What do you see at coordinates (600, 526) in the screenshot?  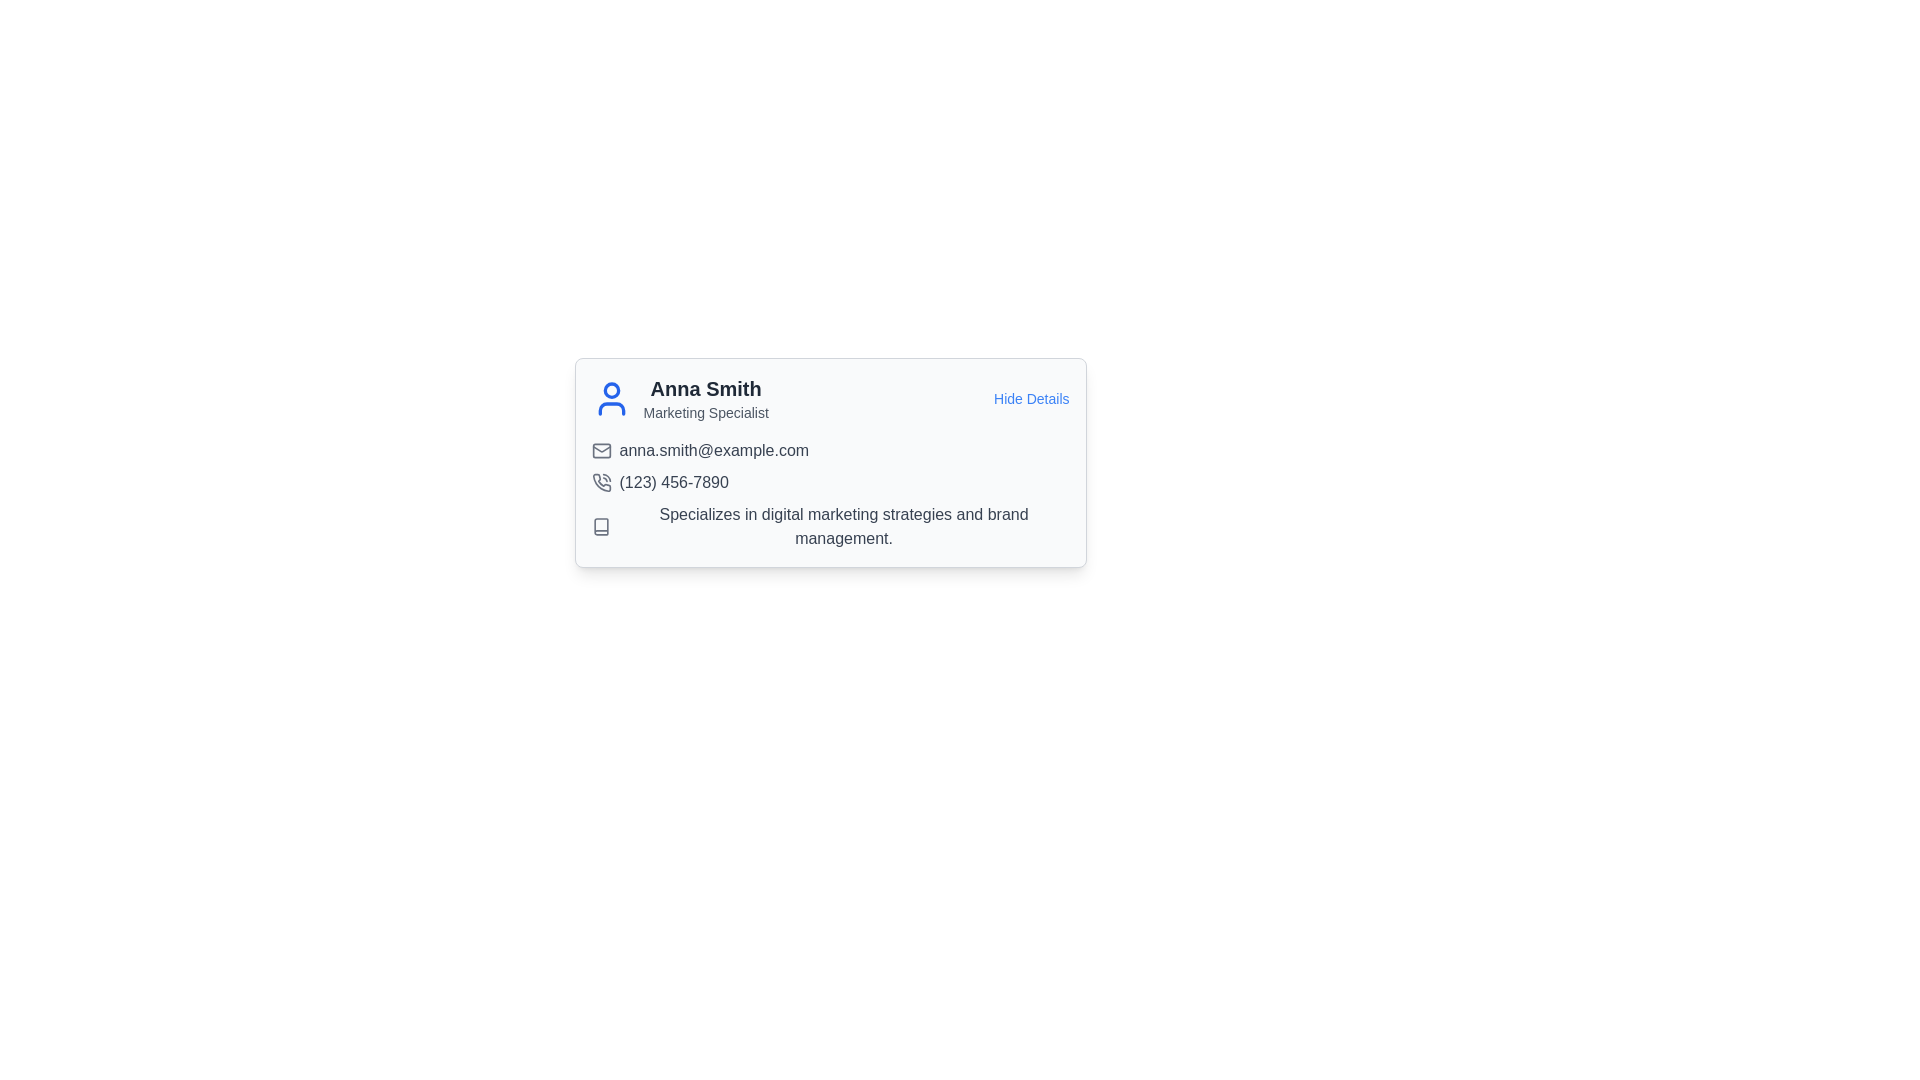 I see `book icon element, which is light gray, thin-lined, and rounded rectangular, located to the left of the text about digital marketing strategies` at bounding box center [600, 526].